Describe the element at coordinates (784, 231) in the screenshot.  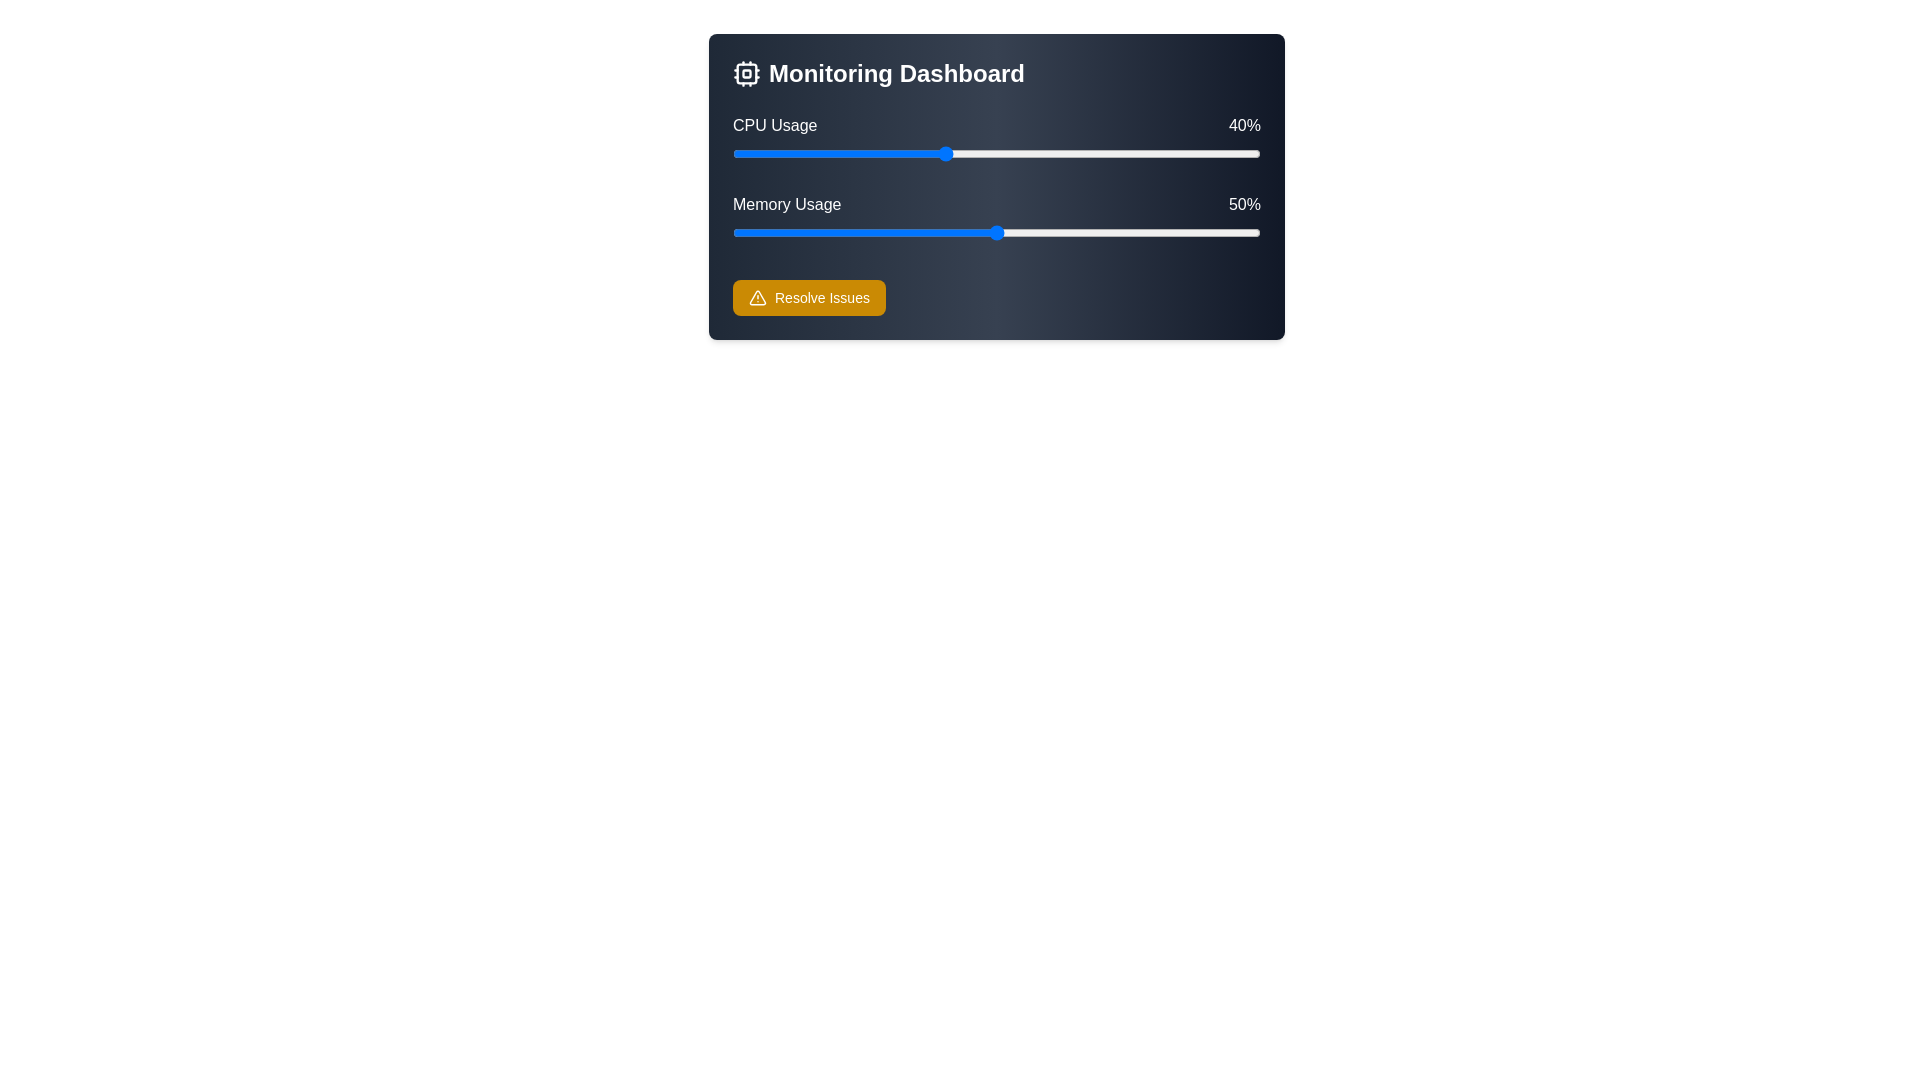
I see `Memory Usage` at that location.